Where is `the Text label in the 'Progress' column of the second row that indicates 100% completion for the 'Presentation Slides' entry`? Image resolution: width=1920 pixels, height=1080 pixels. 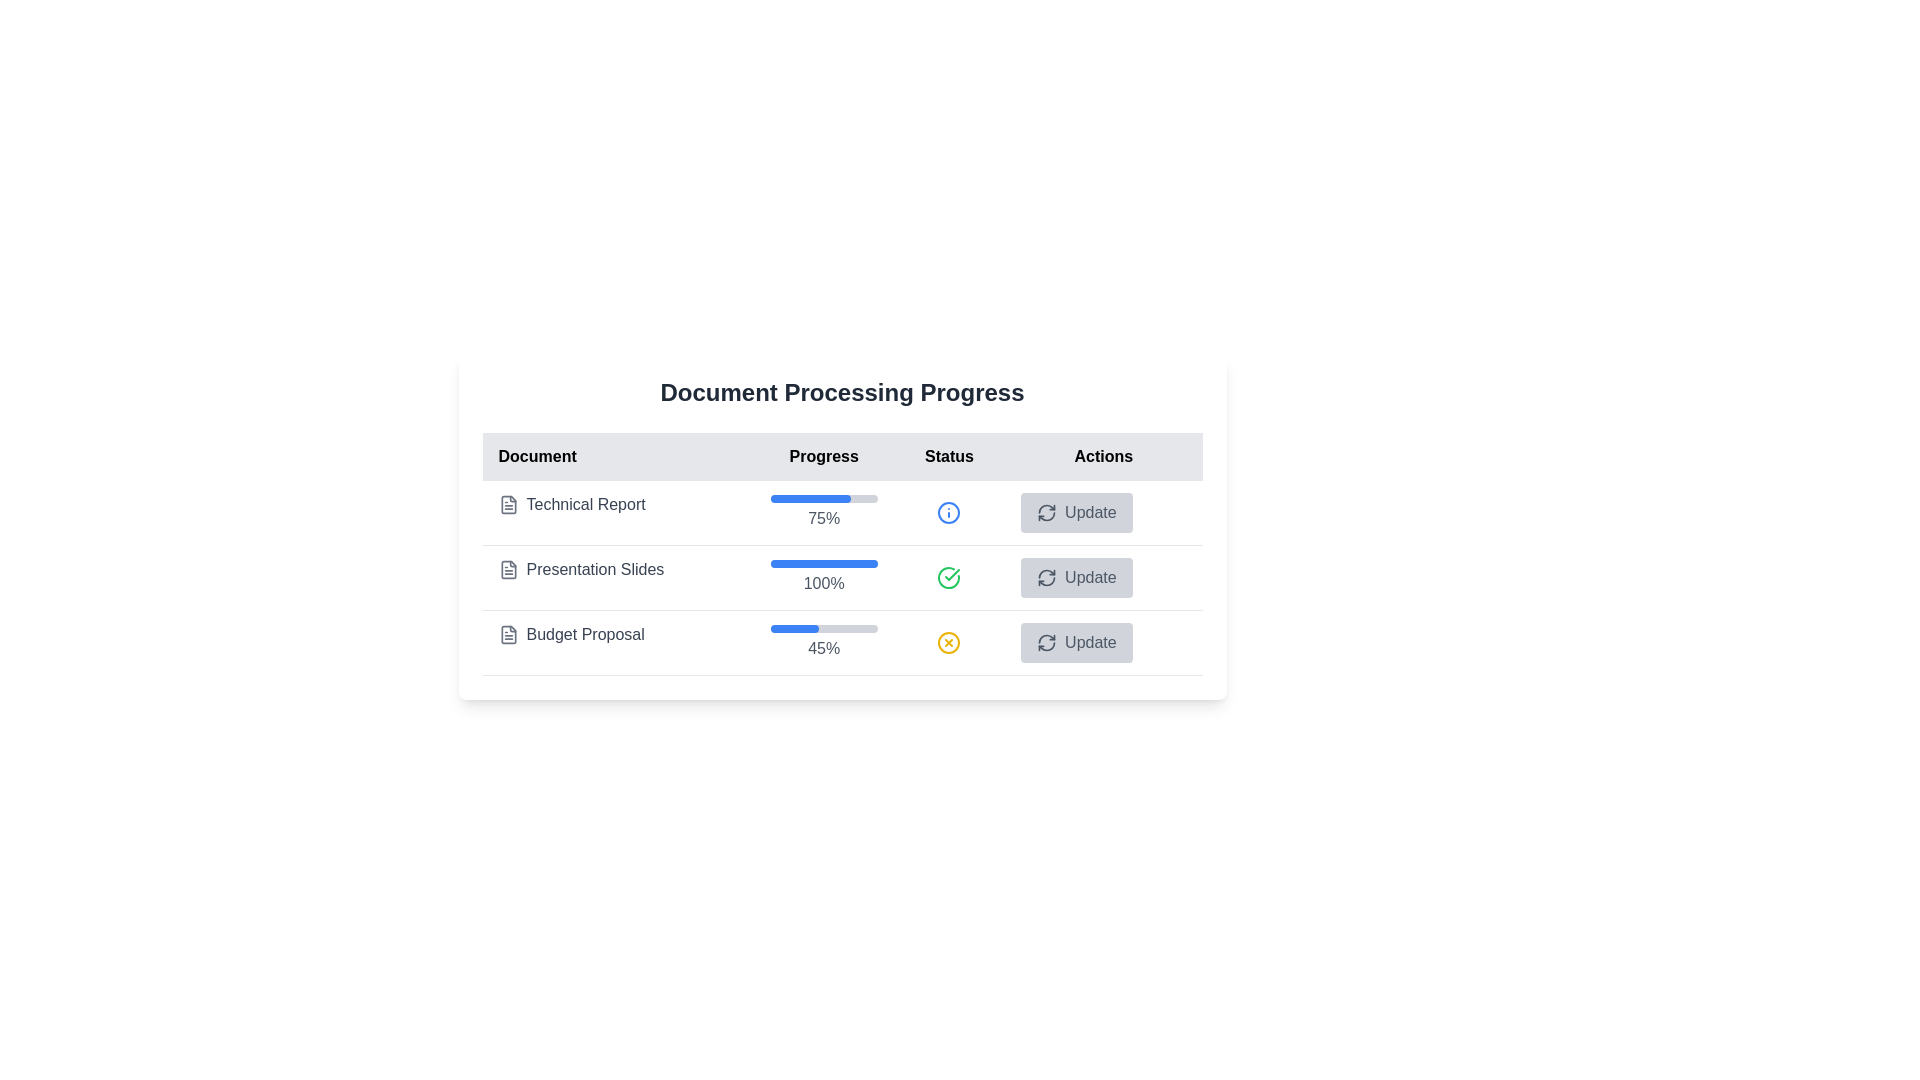 the Text label in the 'Progress' column of the second row that indicates 100% completion for the 'Presentation Slides' entry is located at coordinates (824, 583).